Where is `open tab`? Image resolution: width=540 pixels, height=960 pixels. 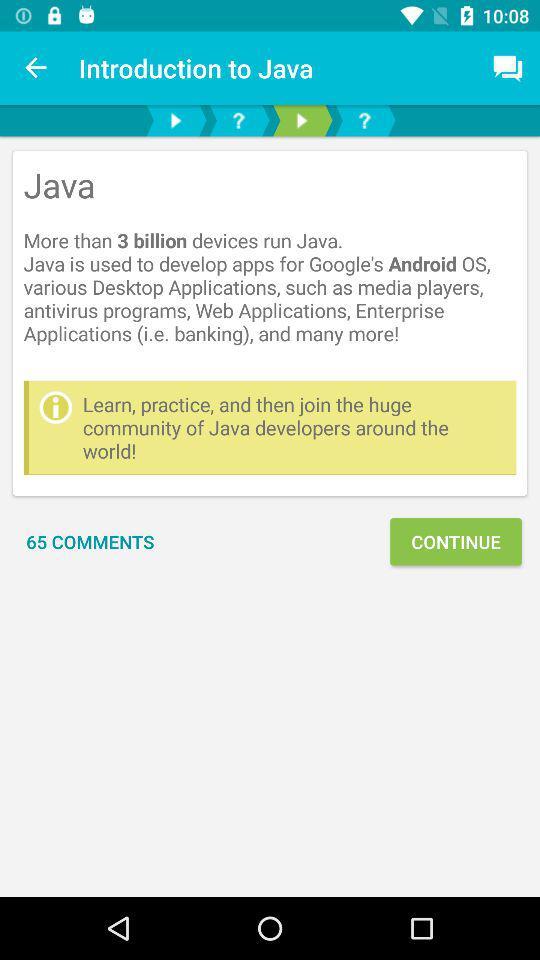 open tab is located at coordinates (363, 120).